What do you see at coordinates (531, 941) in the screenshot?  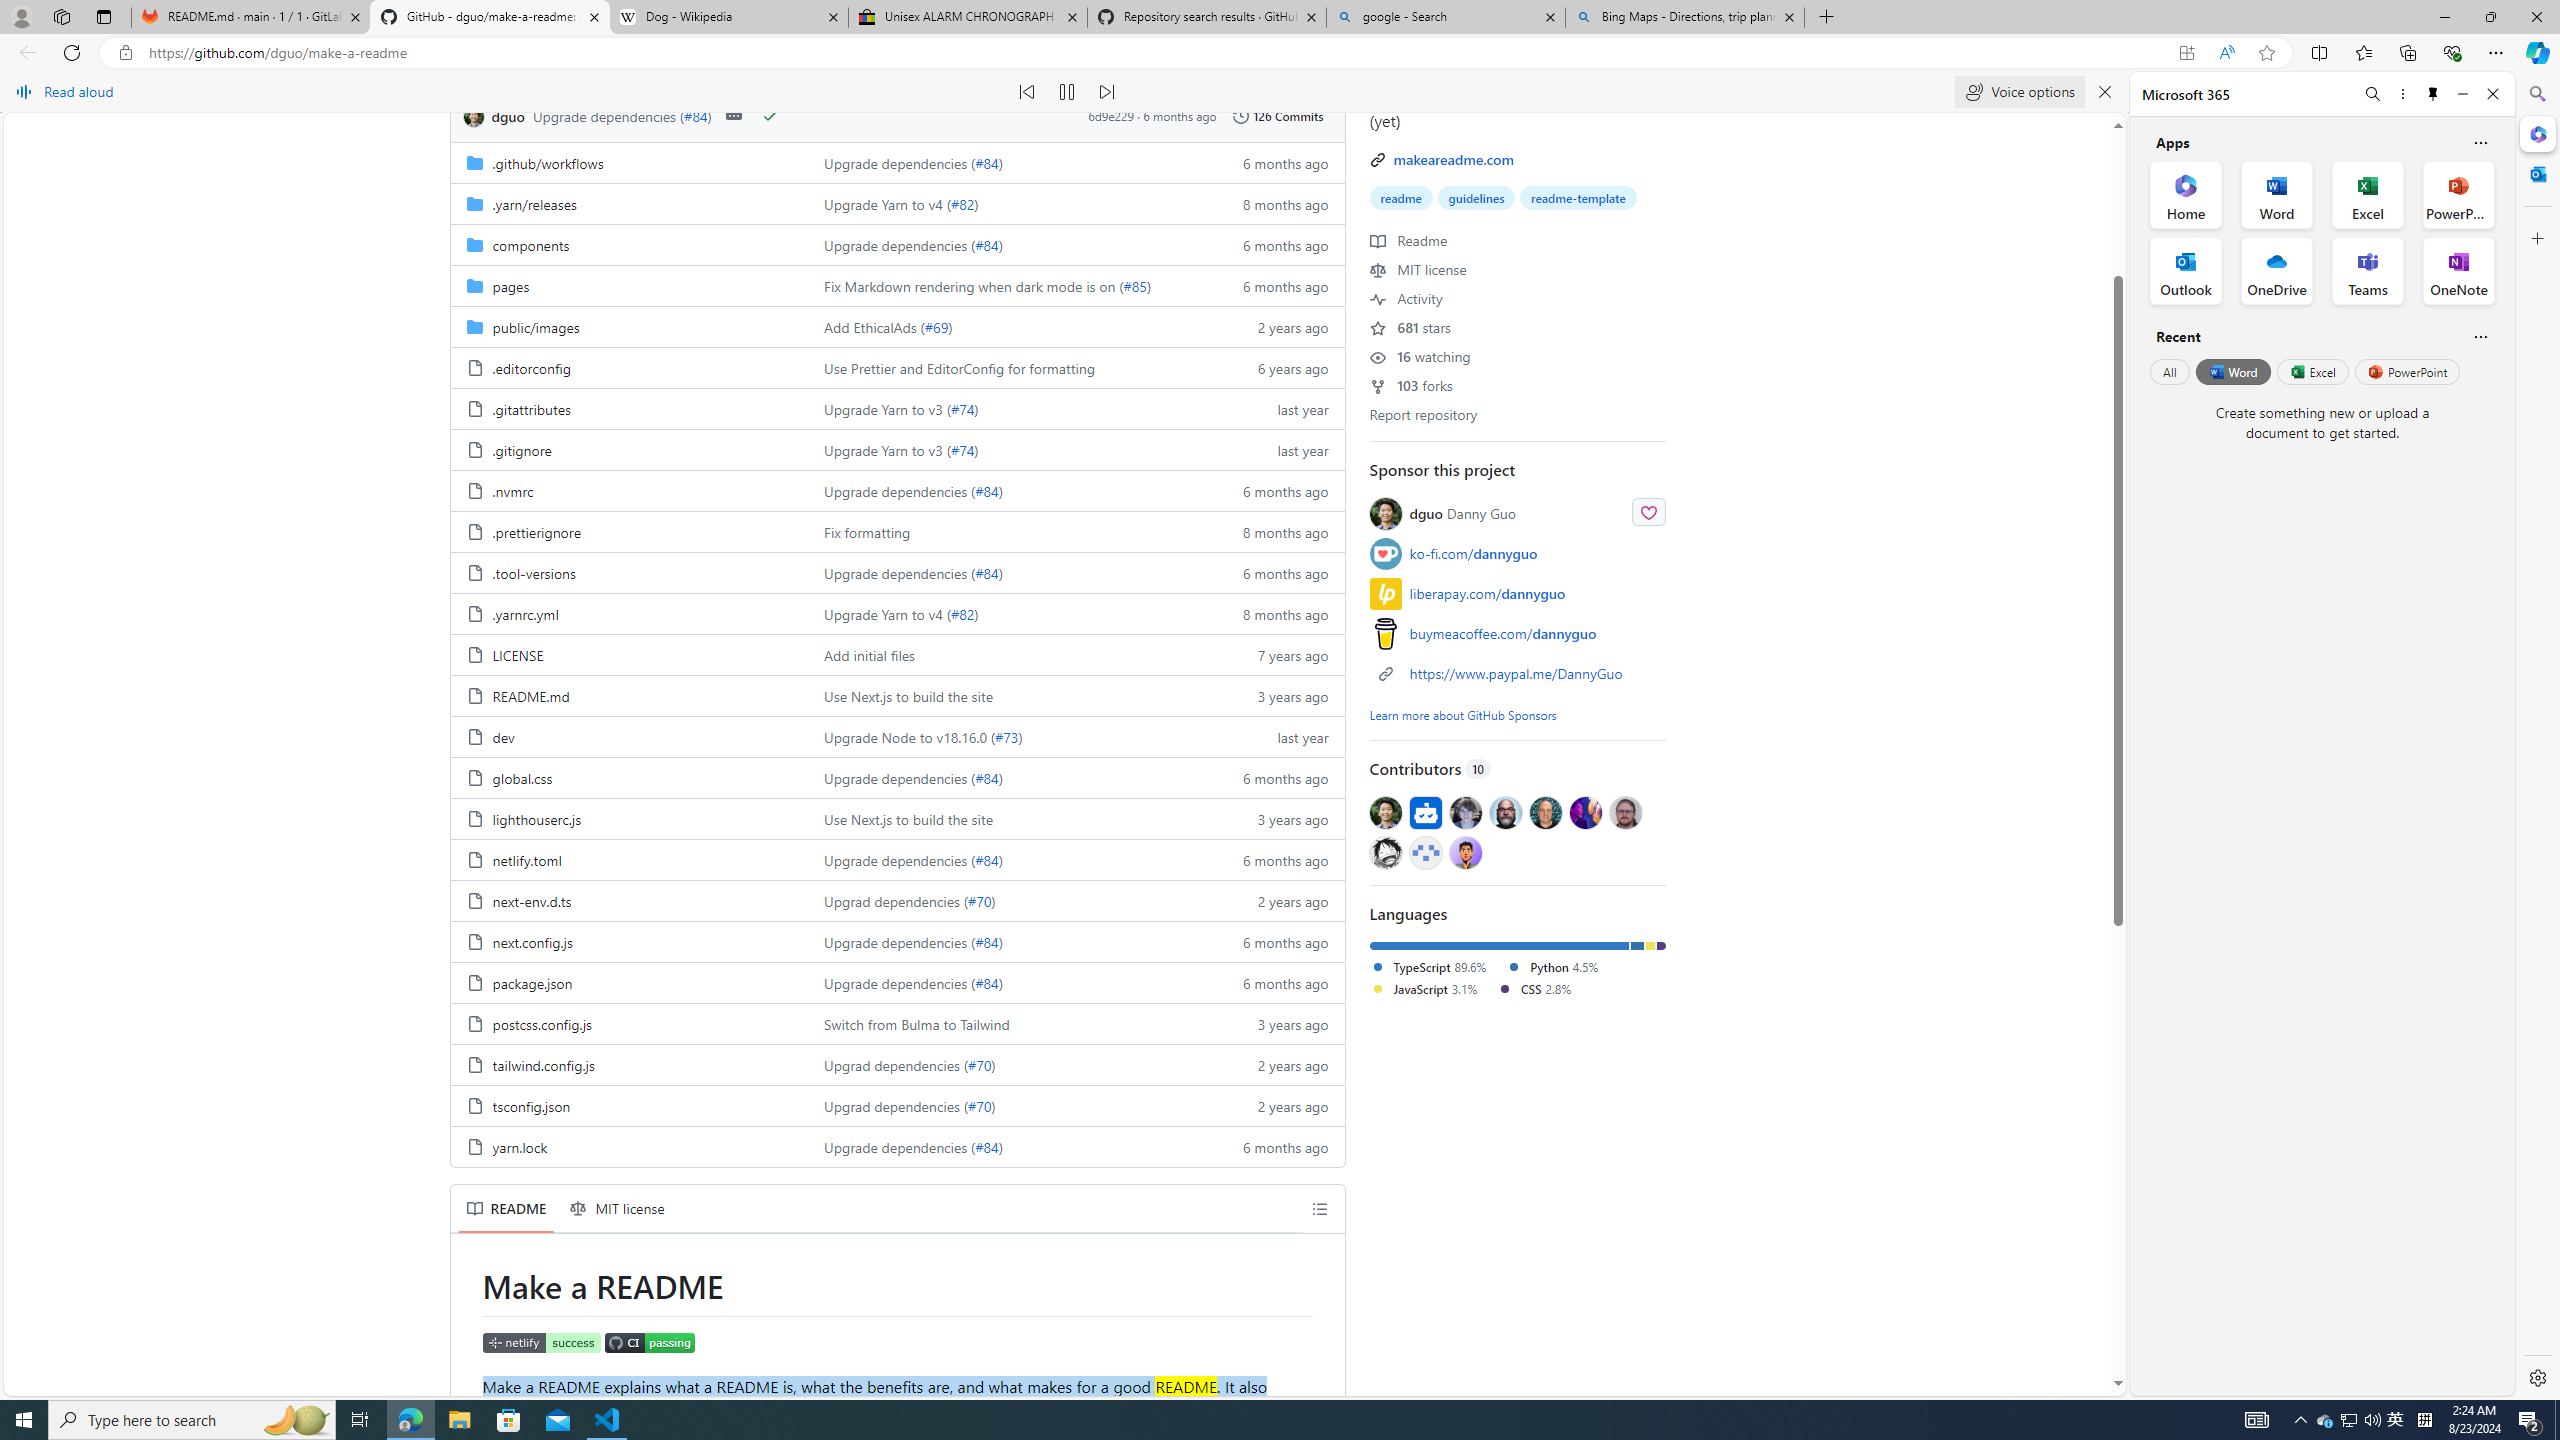 I see `'next.config.js, (File)'` at bounding box center [531, 941].